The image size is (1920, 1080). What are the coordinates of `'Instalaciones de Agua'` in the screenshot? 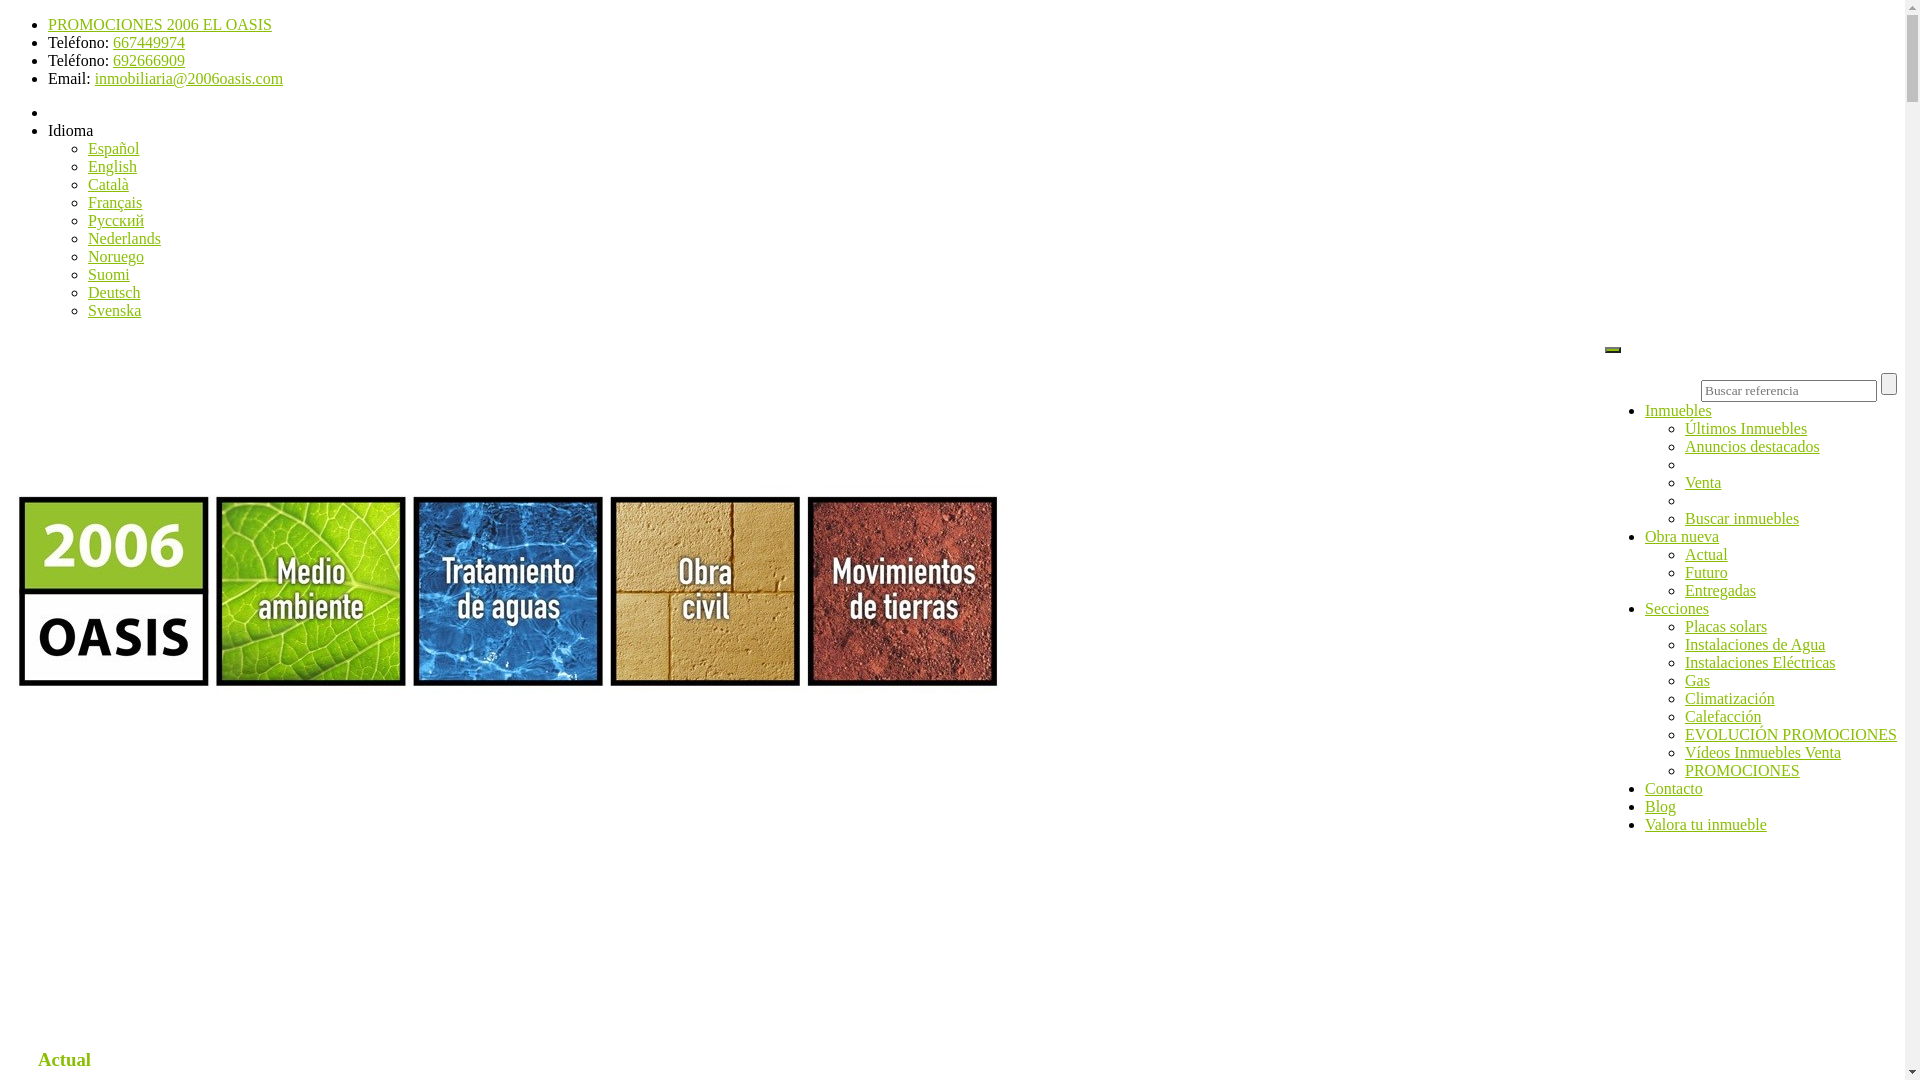 It's located at (1683, 644).